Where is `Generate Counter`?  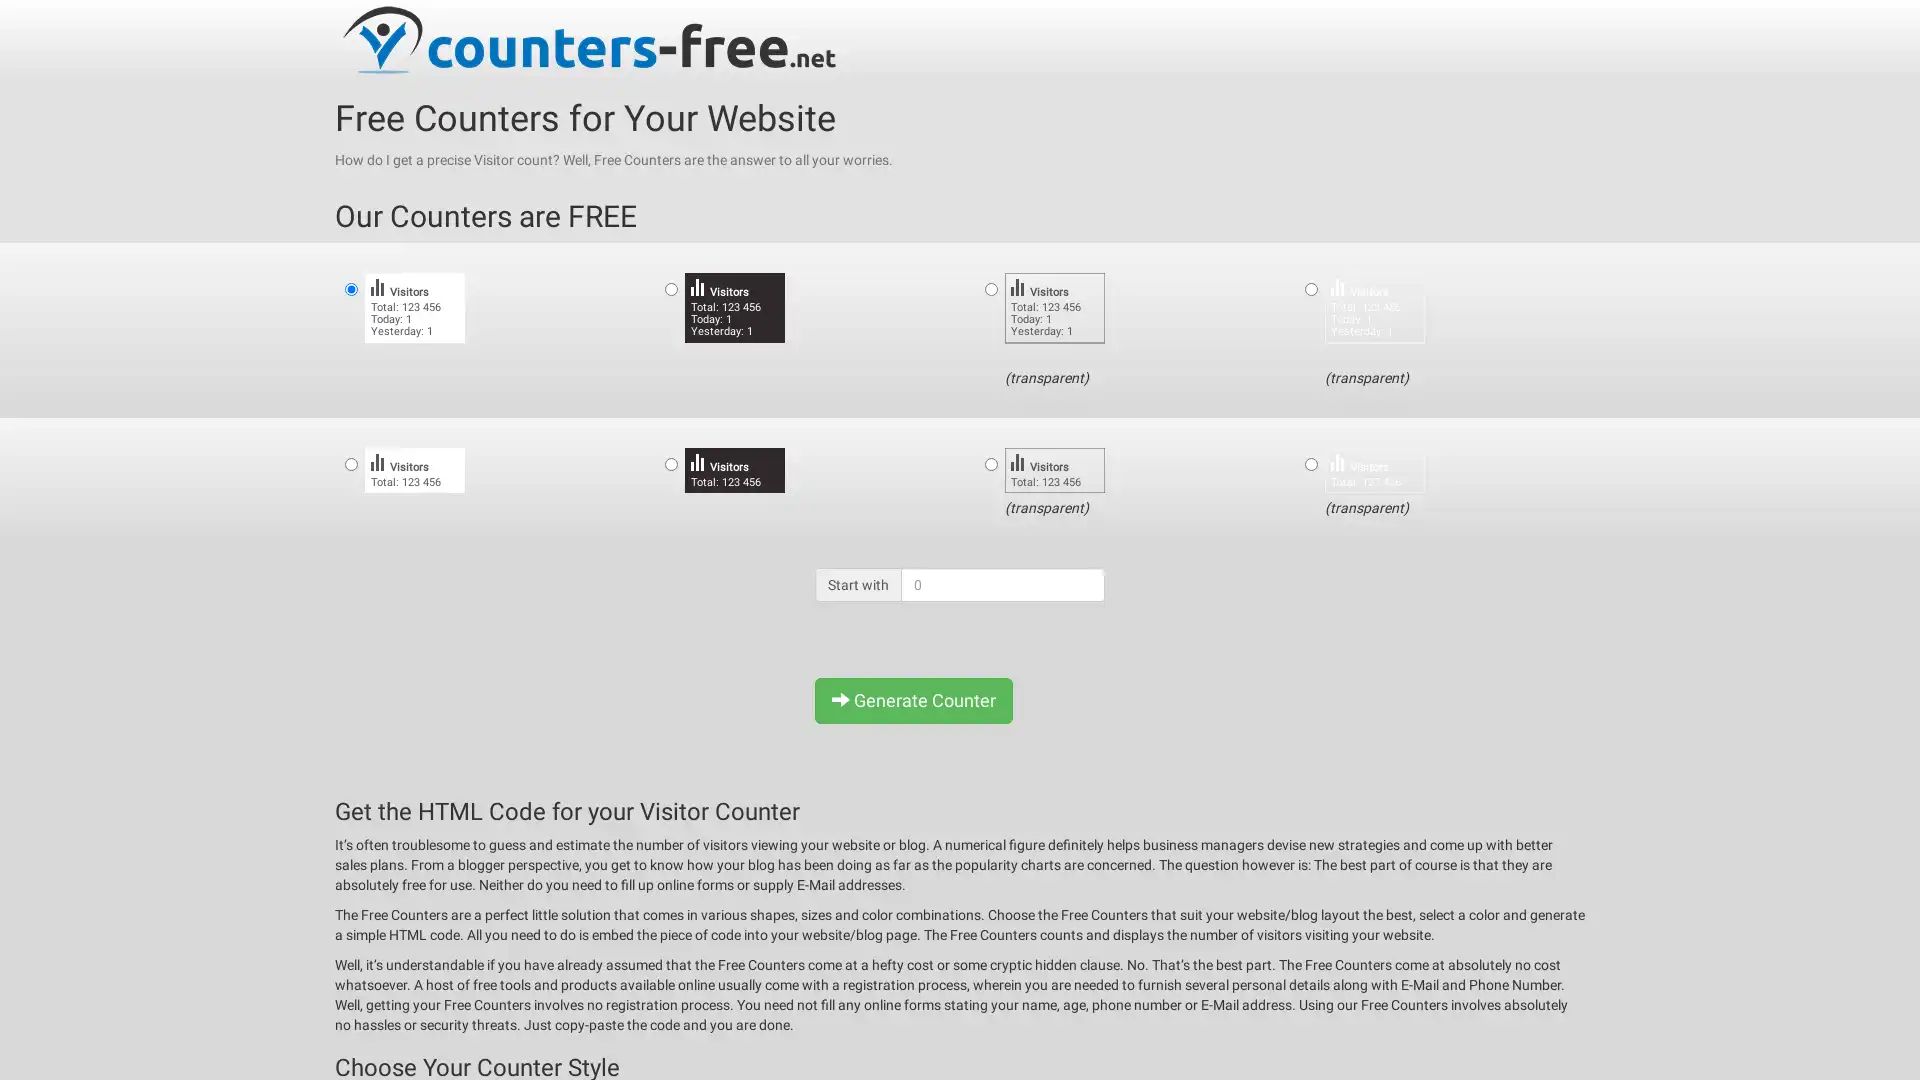 Generate Counter is located at coordinates (912, 698).